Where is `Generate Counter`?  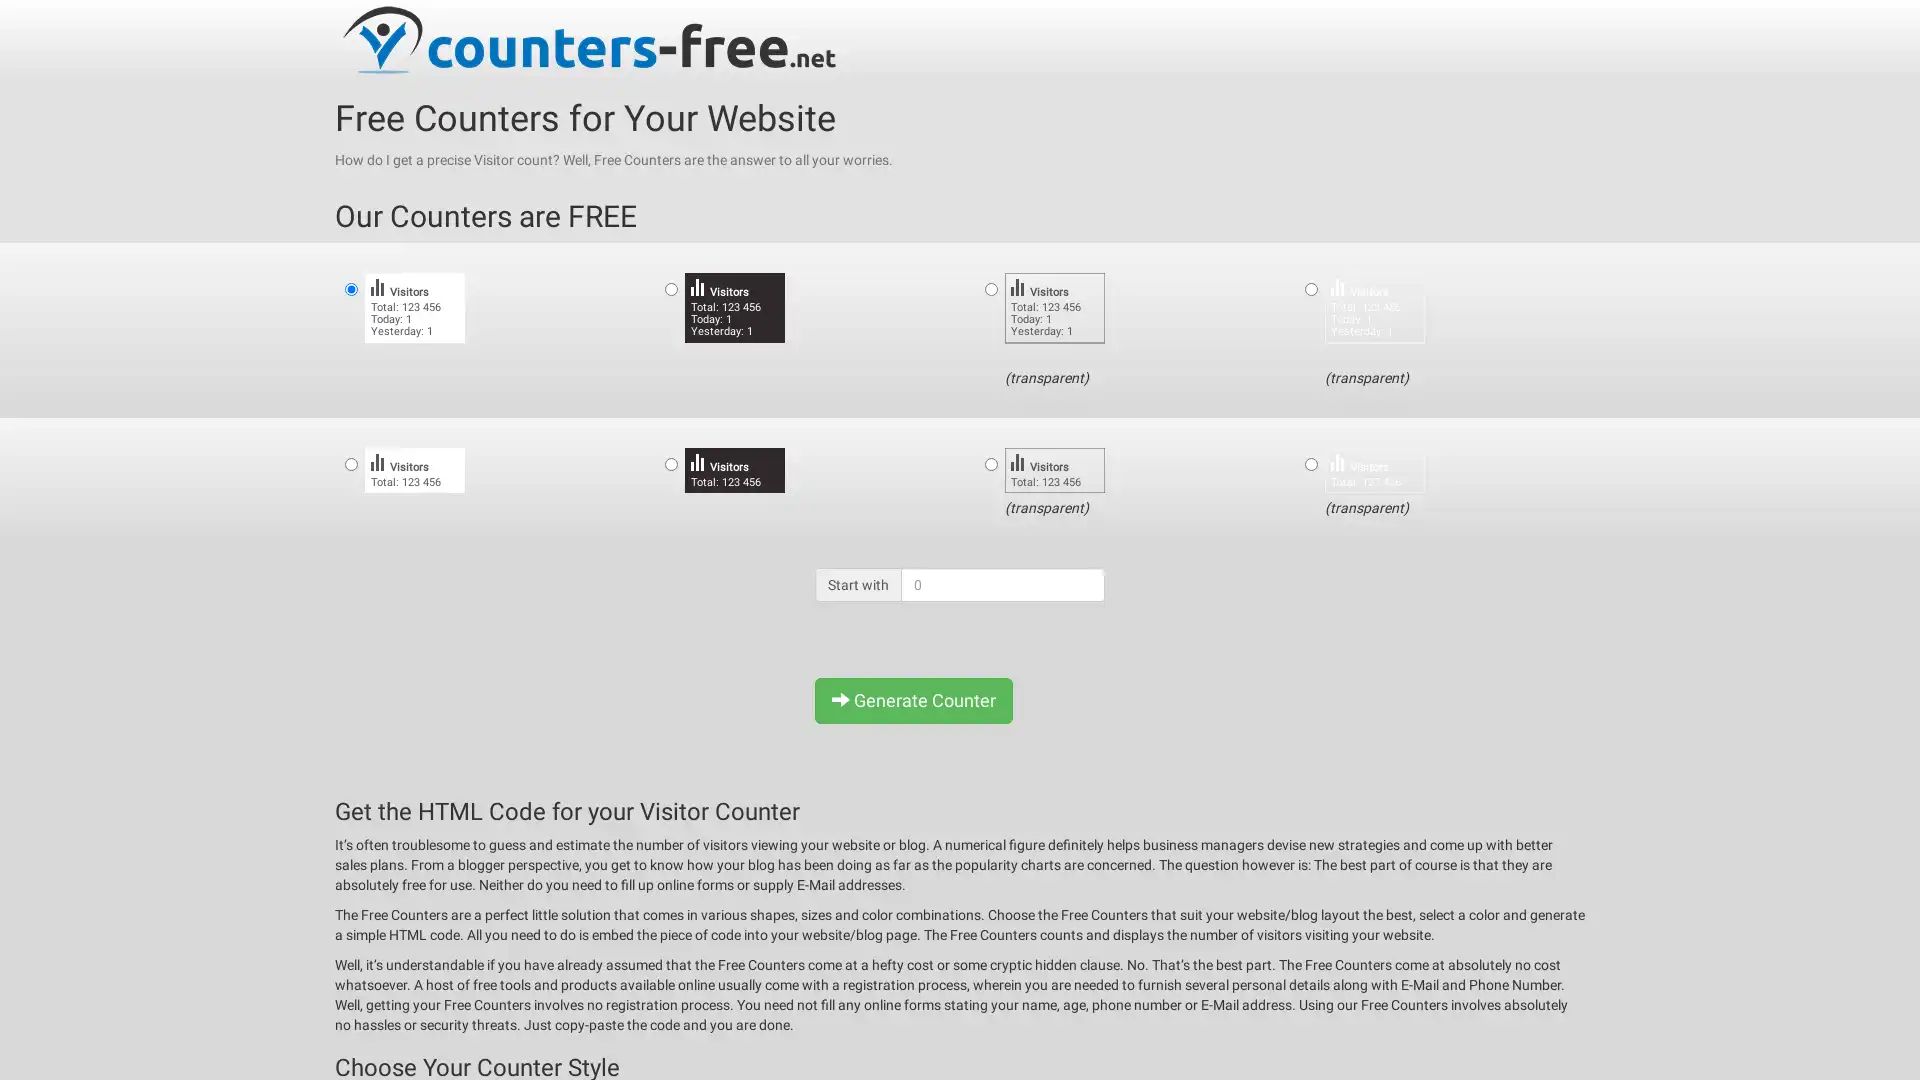 Generate Counter is located at coordinates (912, 698).